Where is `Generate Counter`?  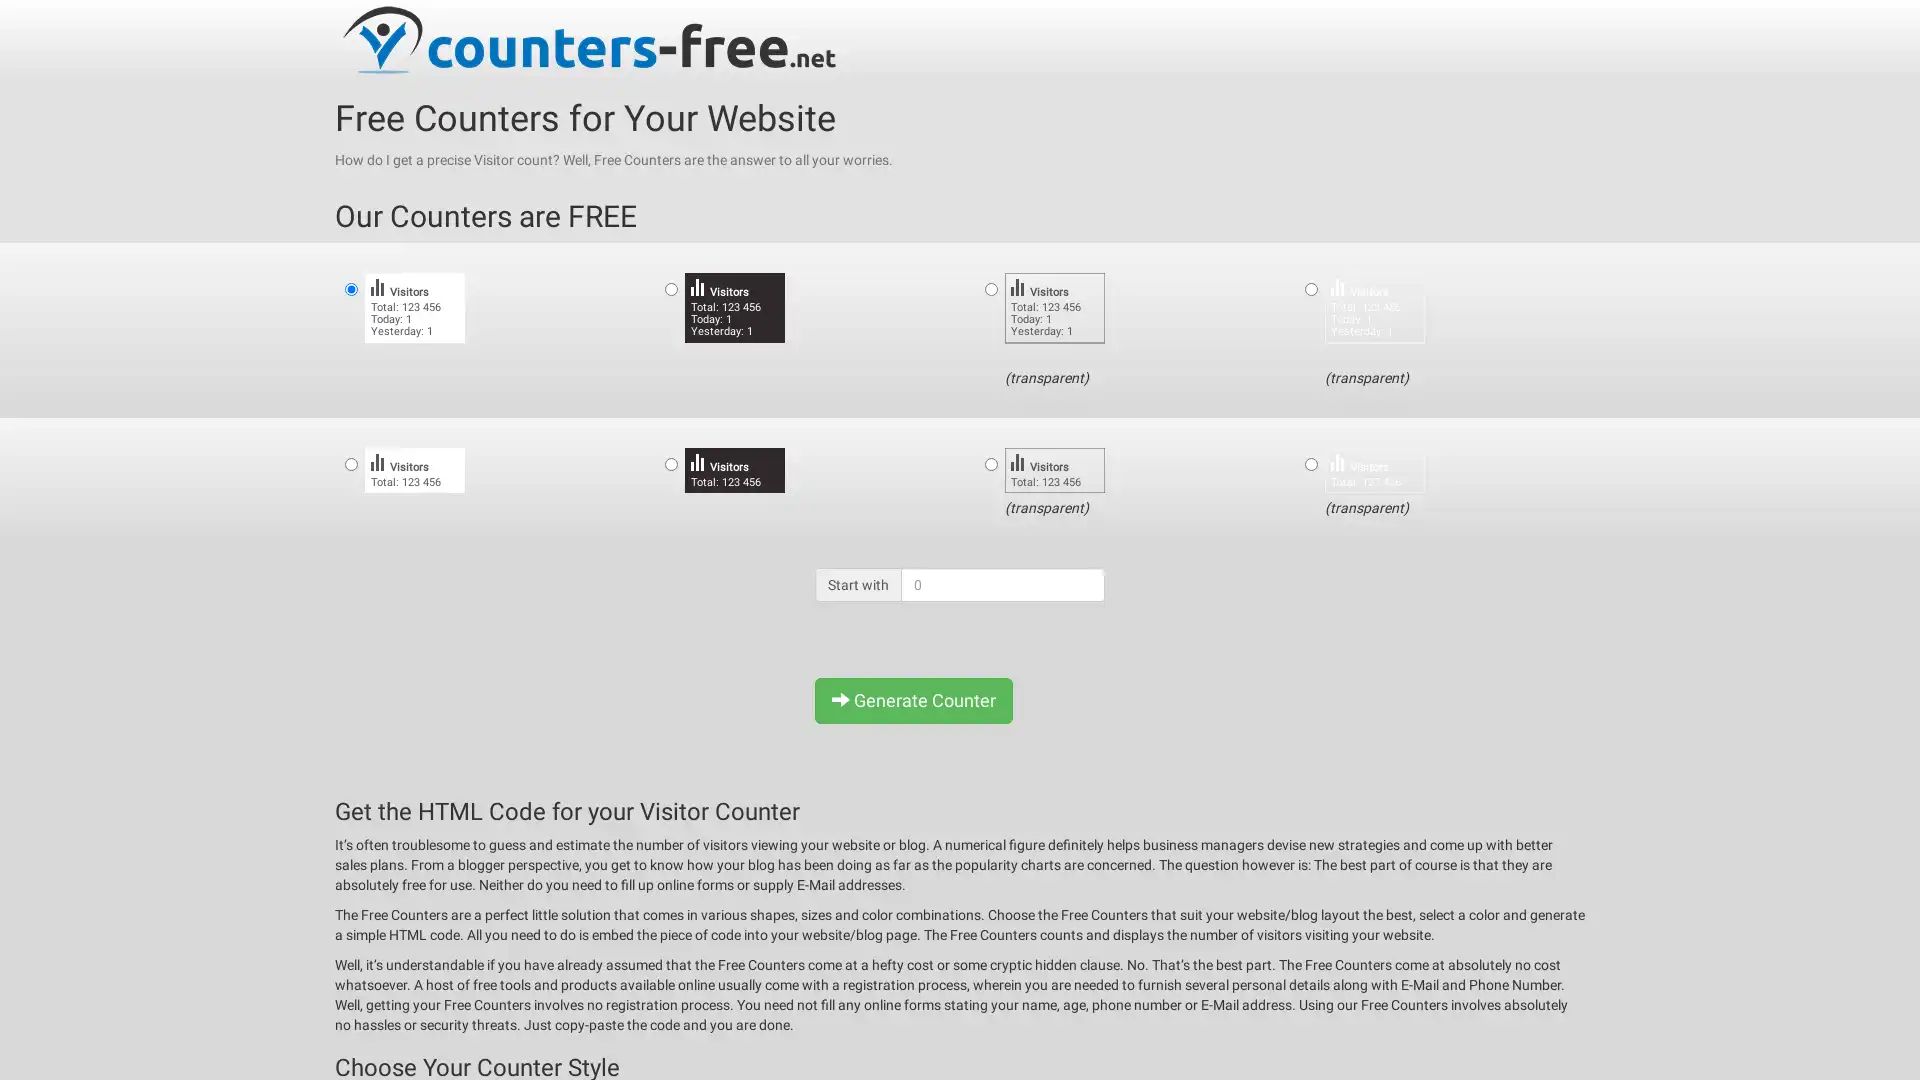 Generate Counter is located at coordinates (912, 698).